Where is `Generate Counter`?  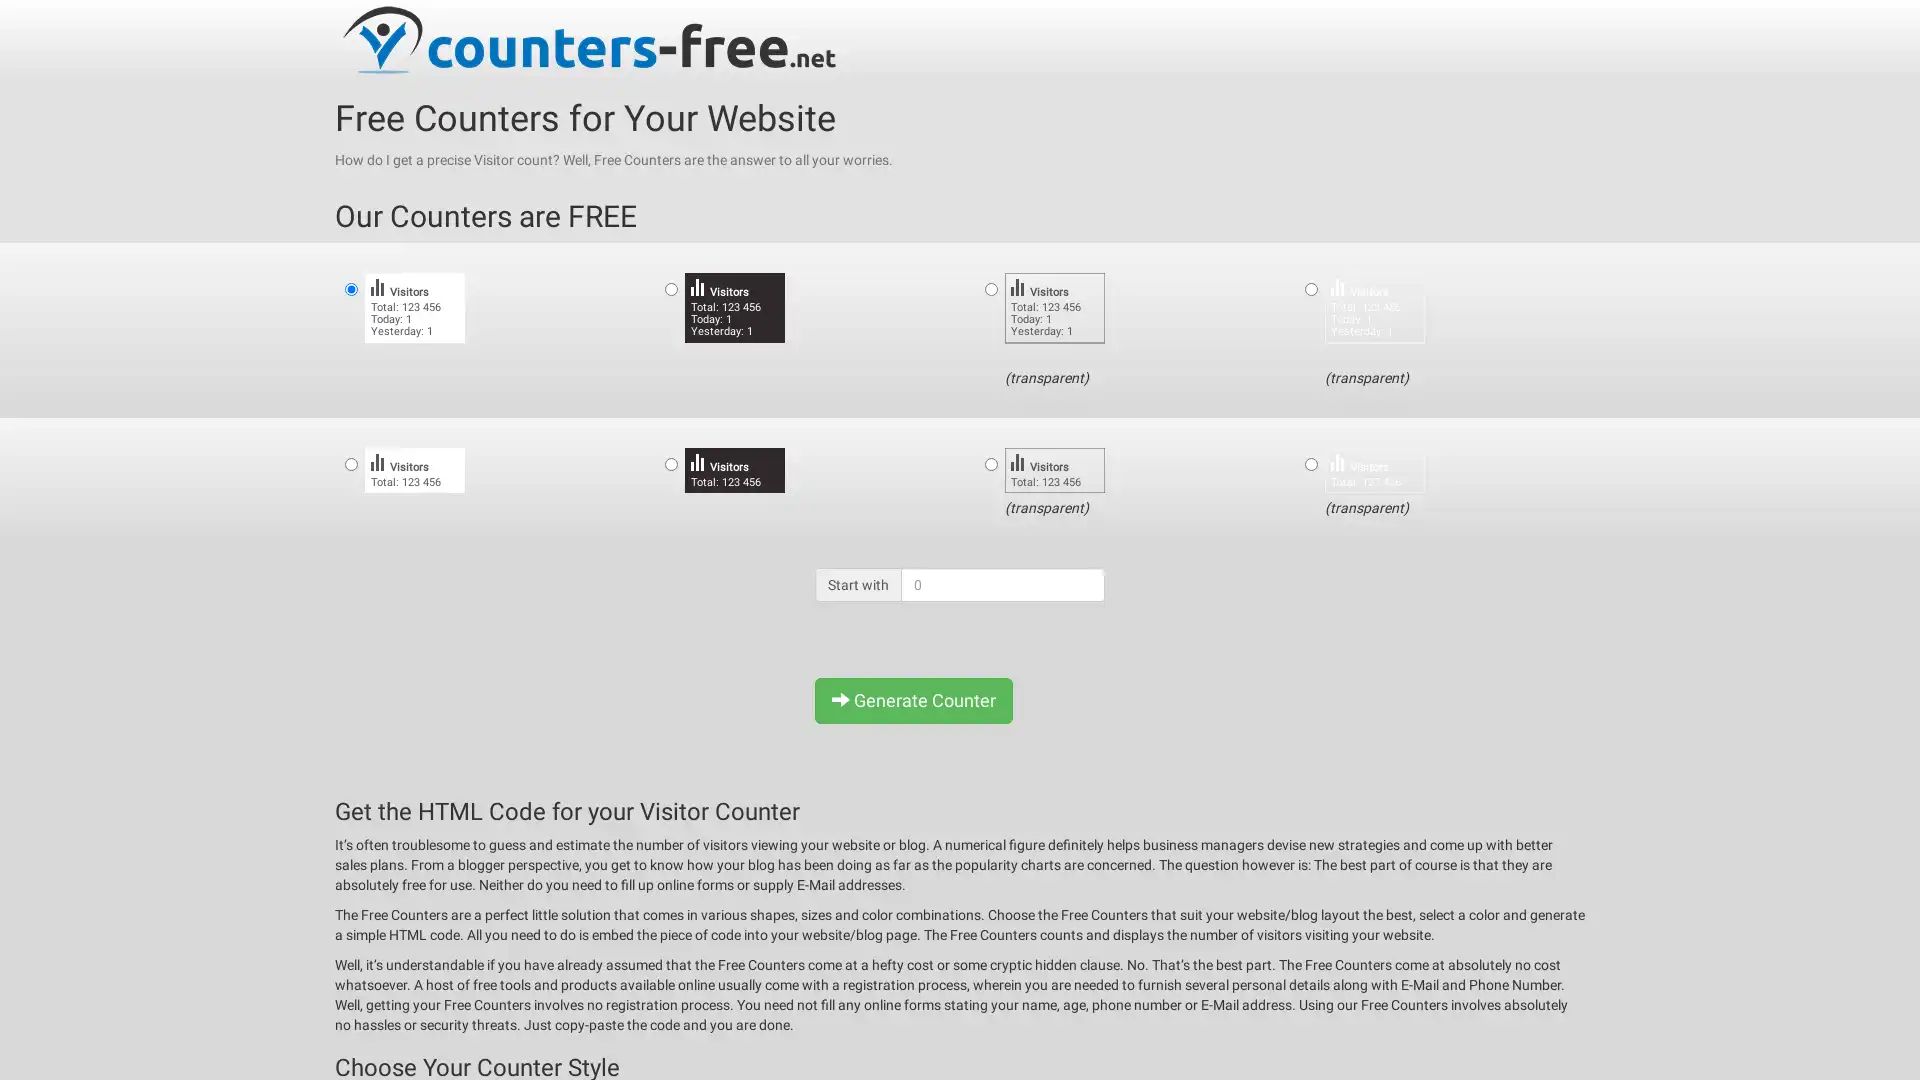 Generate Counter is located at coordinates (912, 698).